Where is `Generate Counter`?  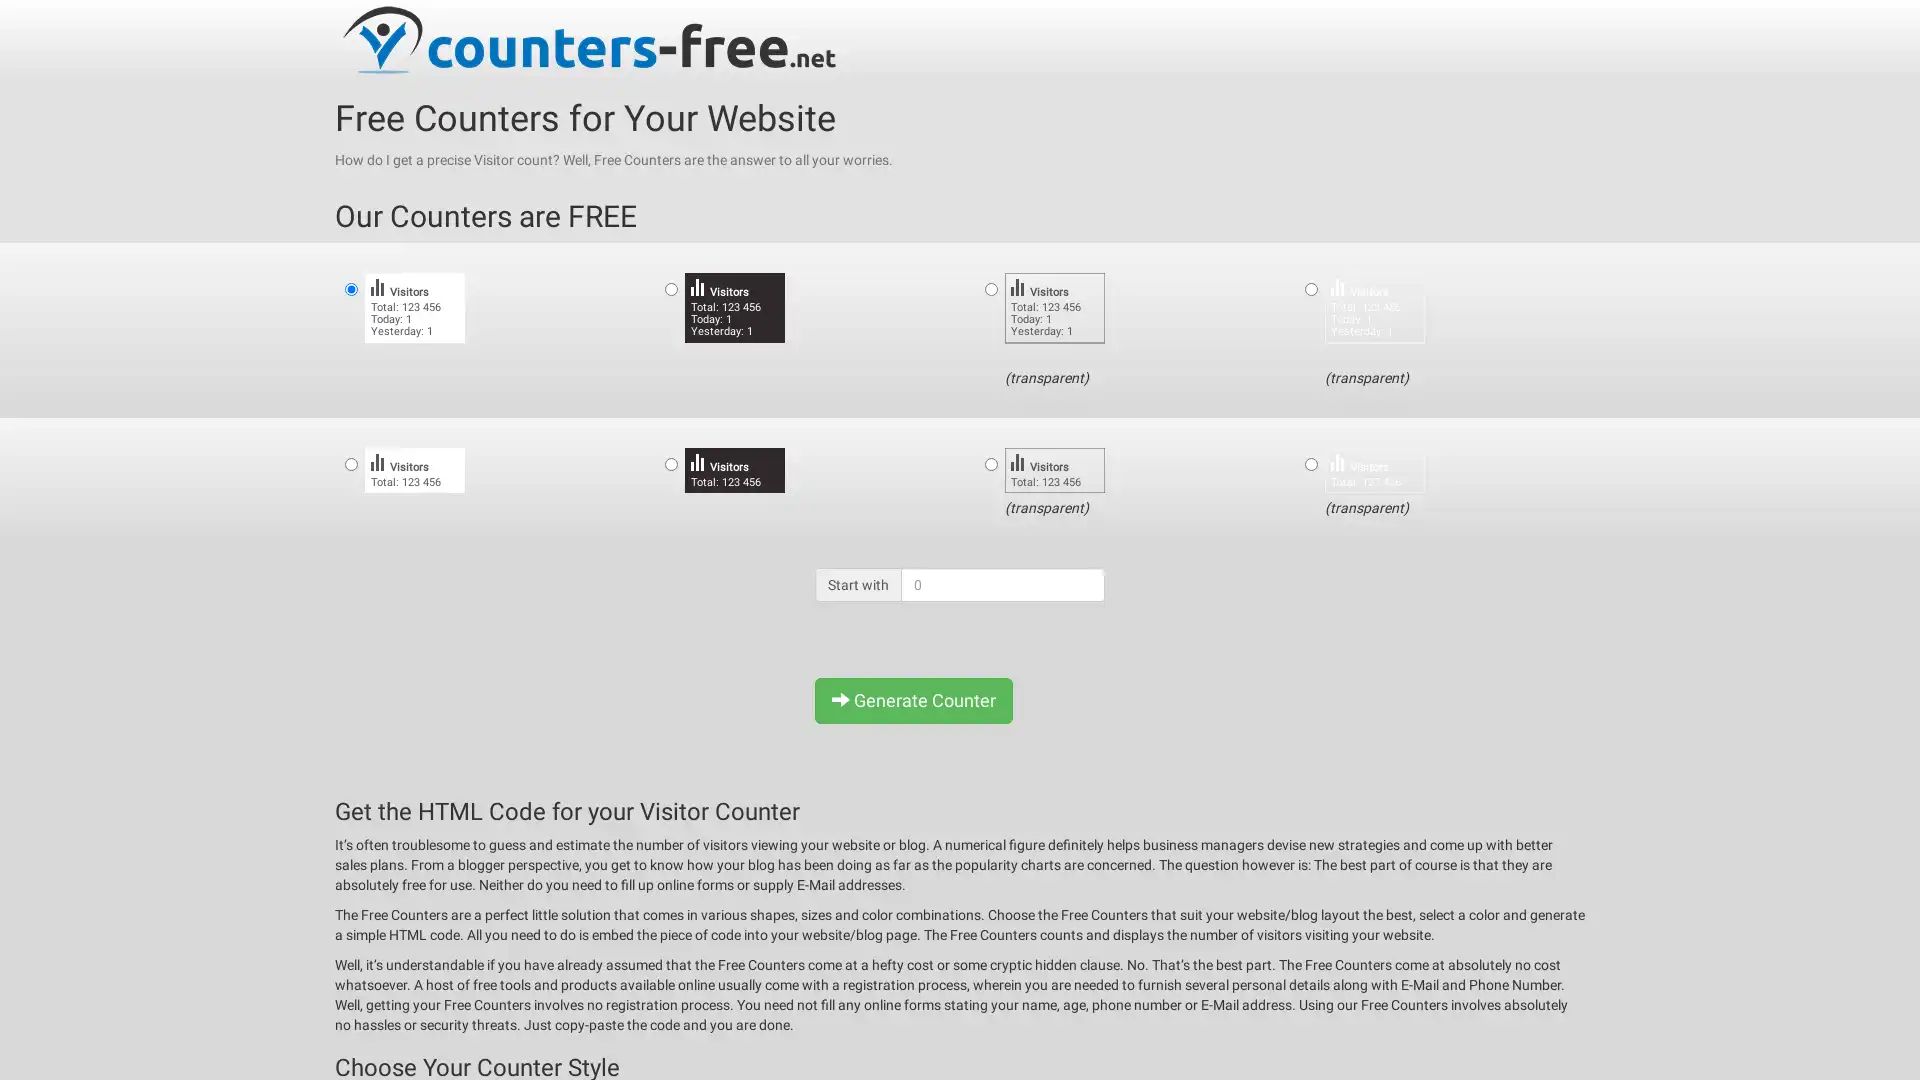 Generate Counter is located at coordinates (912, 698).